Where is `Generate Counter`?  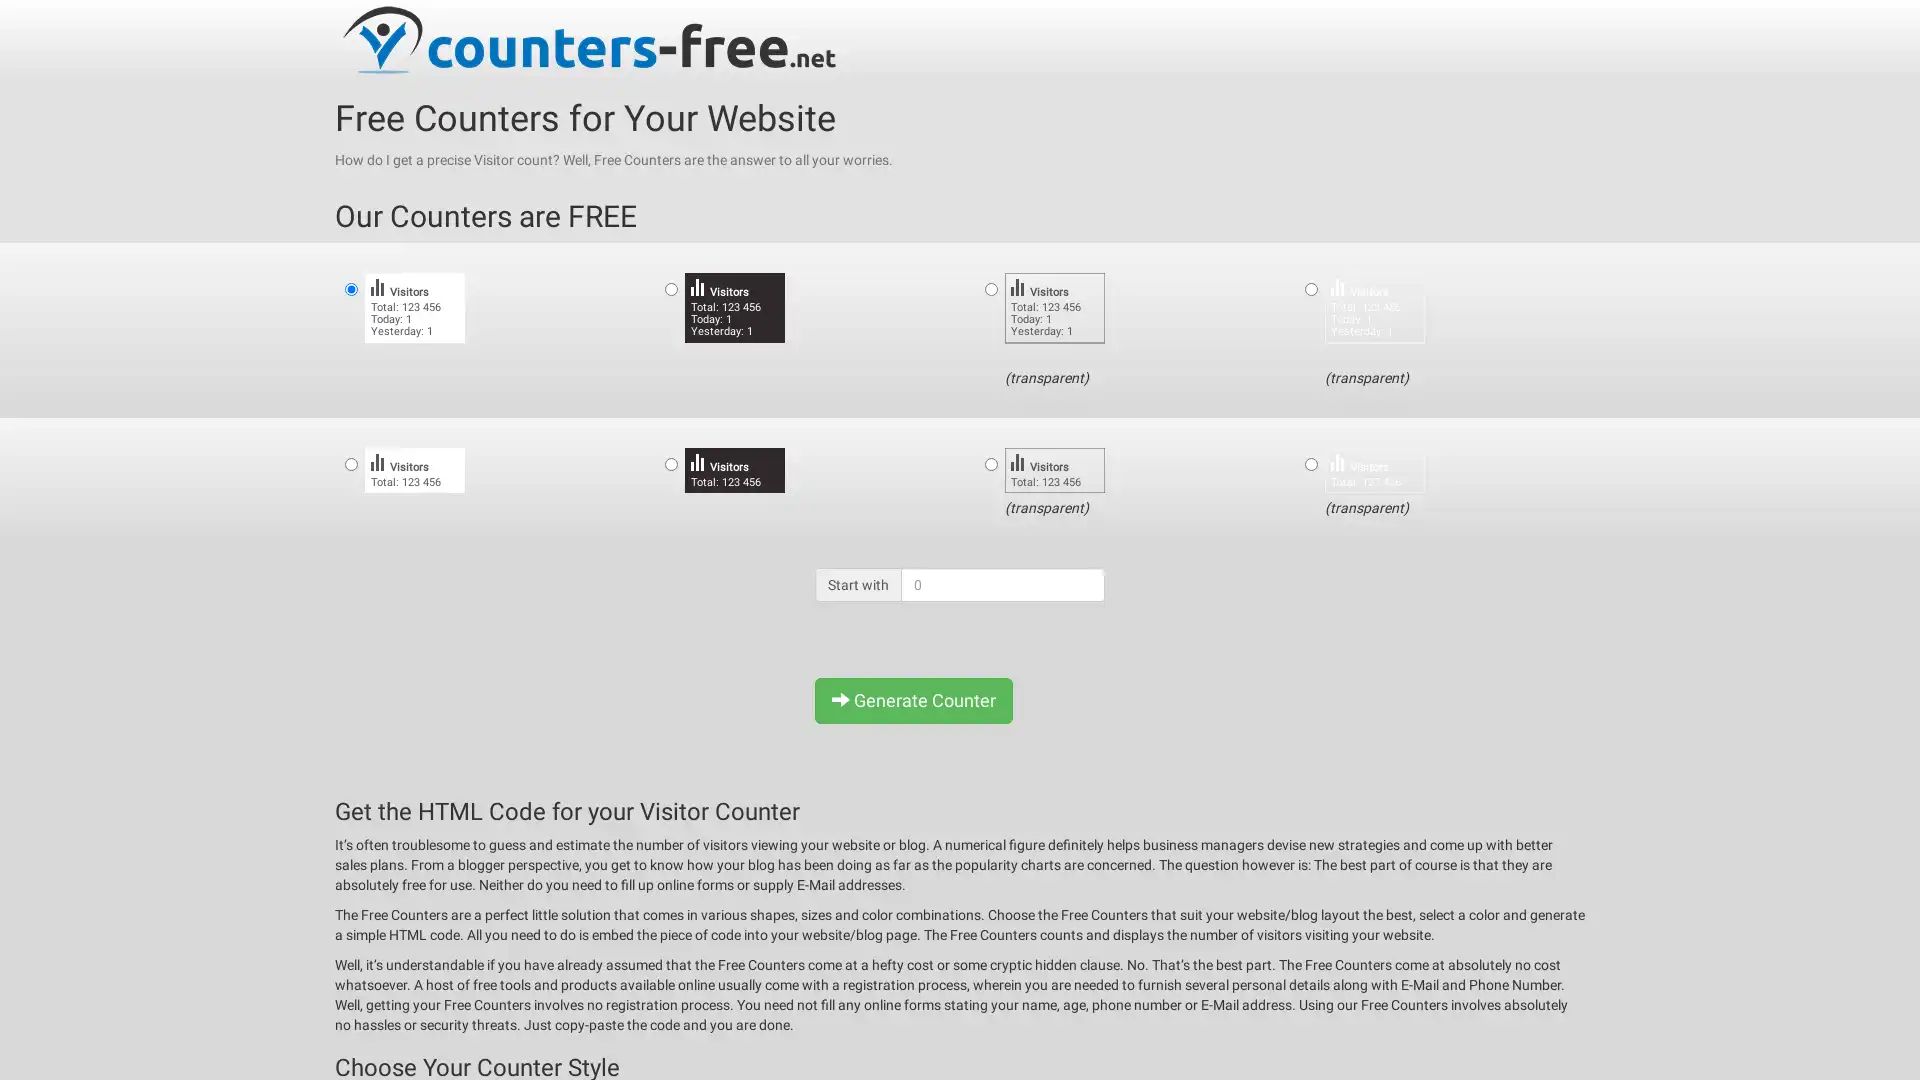 Generate Counter is located at coordinates (912, 698).